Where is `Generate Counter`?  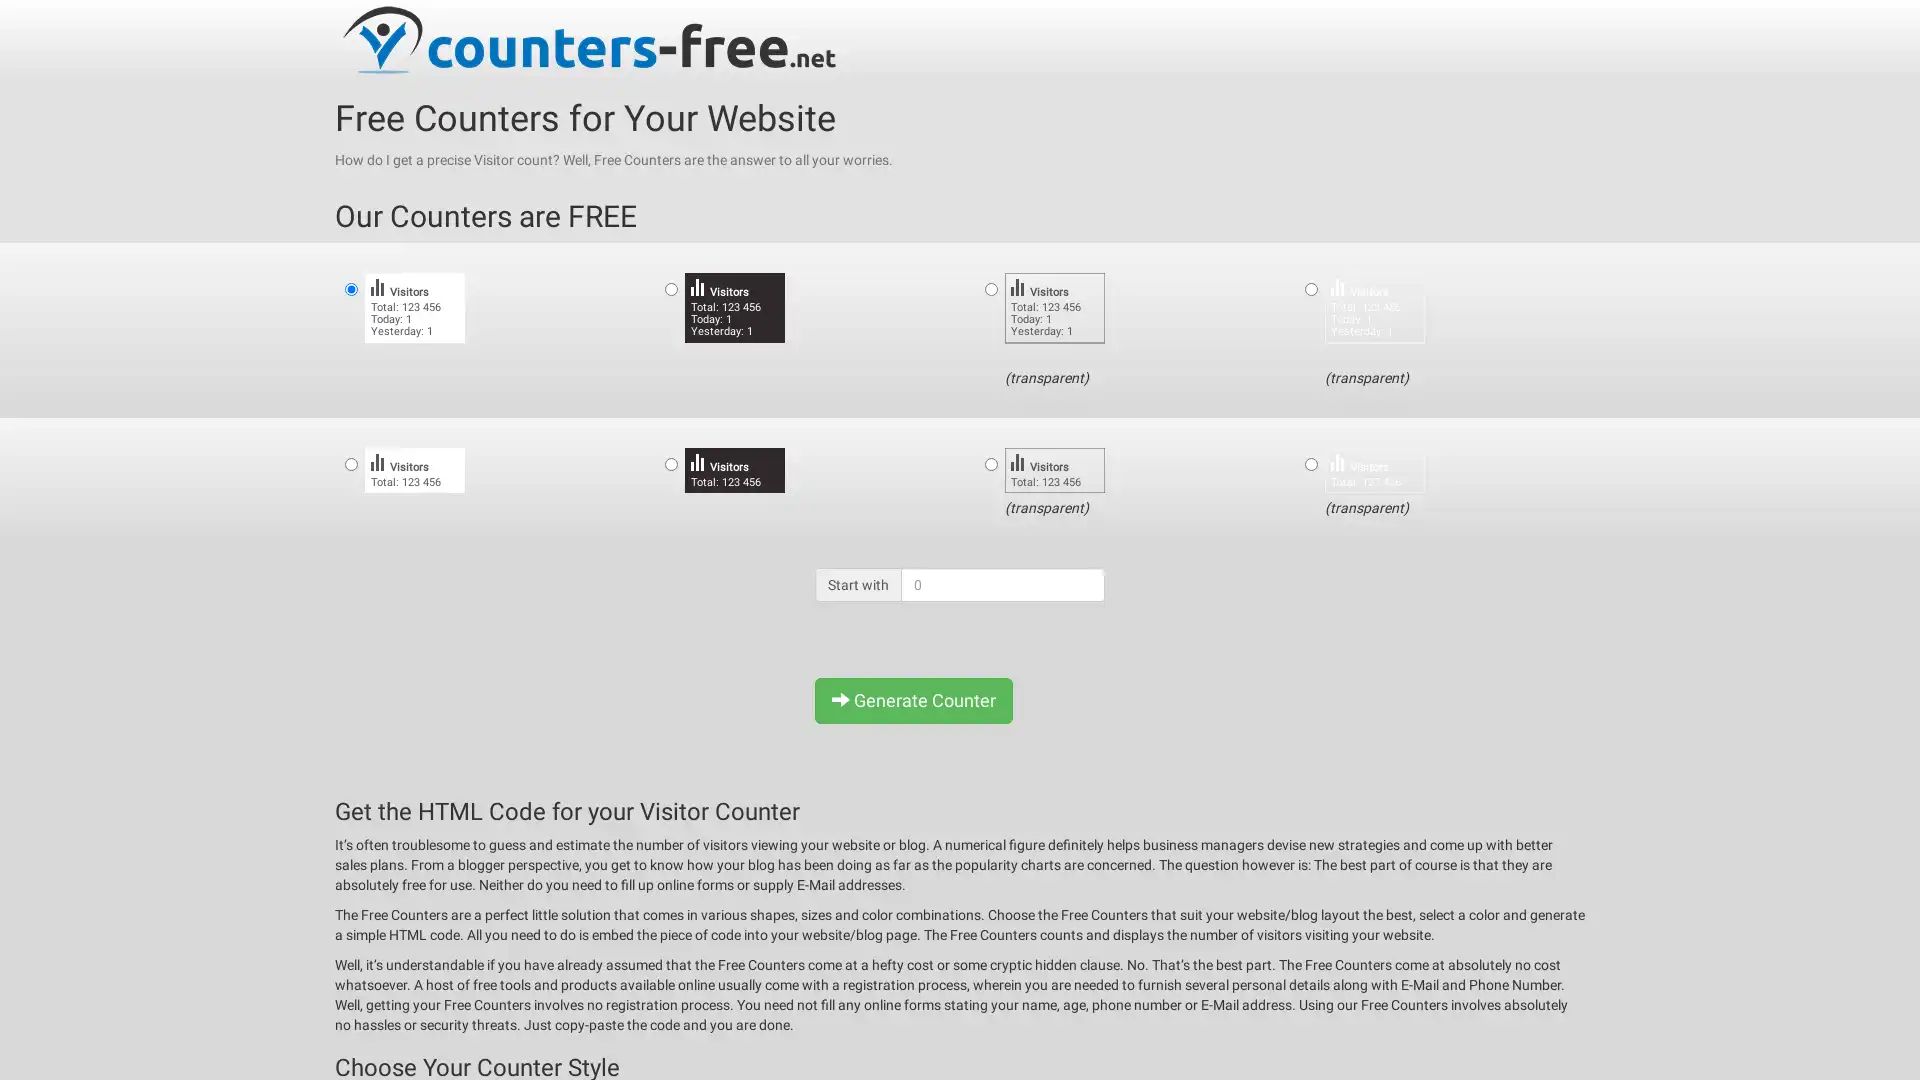 Generate Counter is located at coordinates (912, 698).